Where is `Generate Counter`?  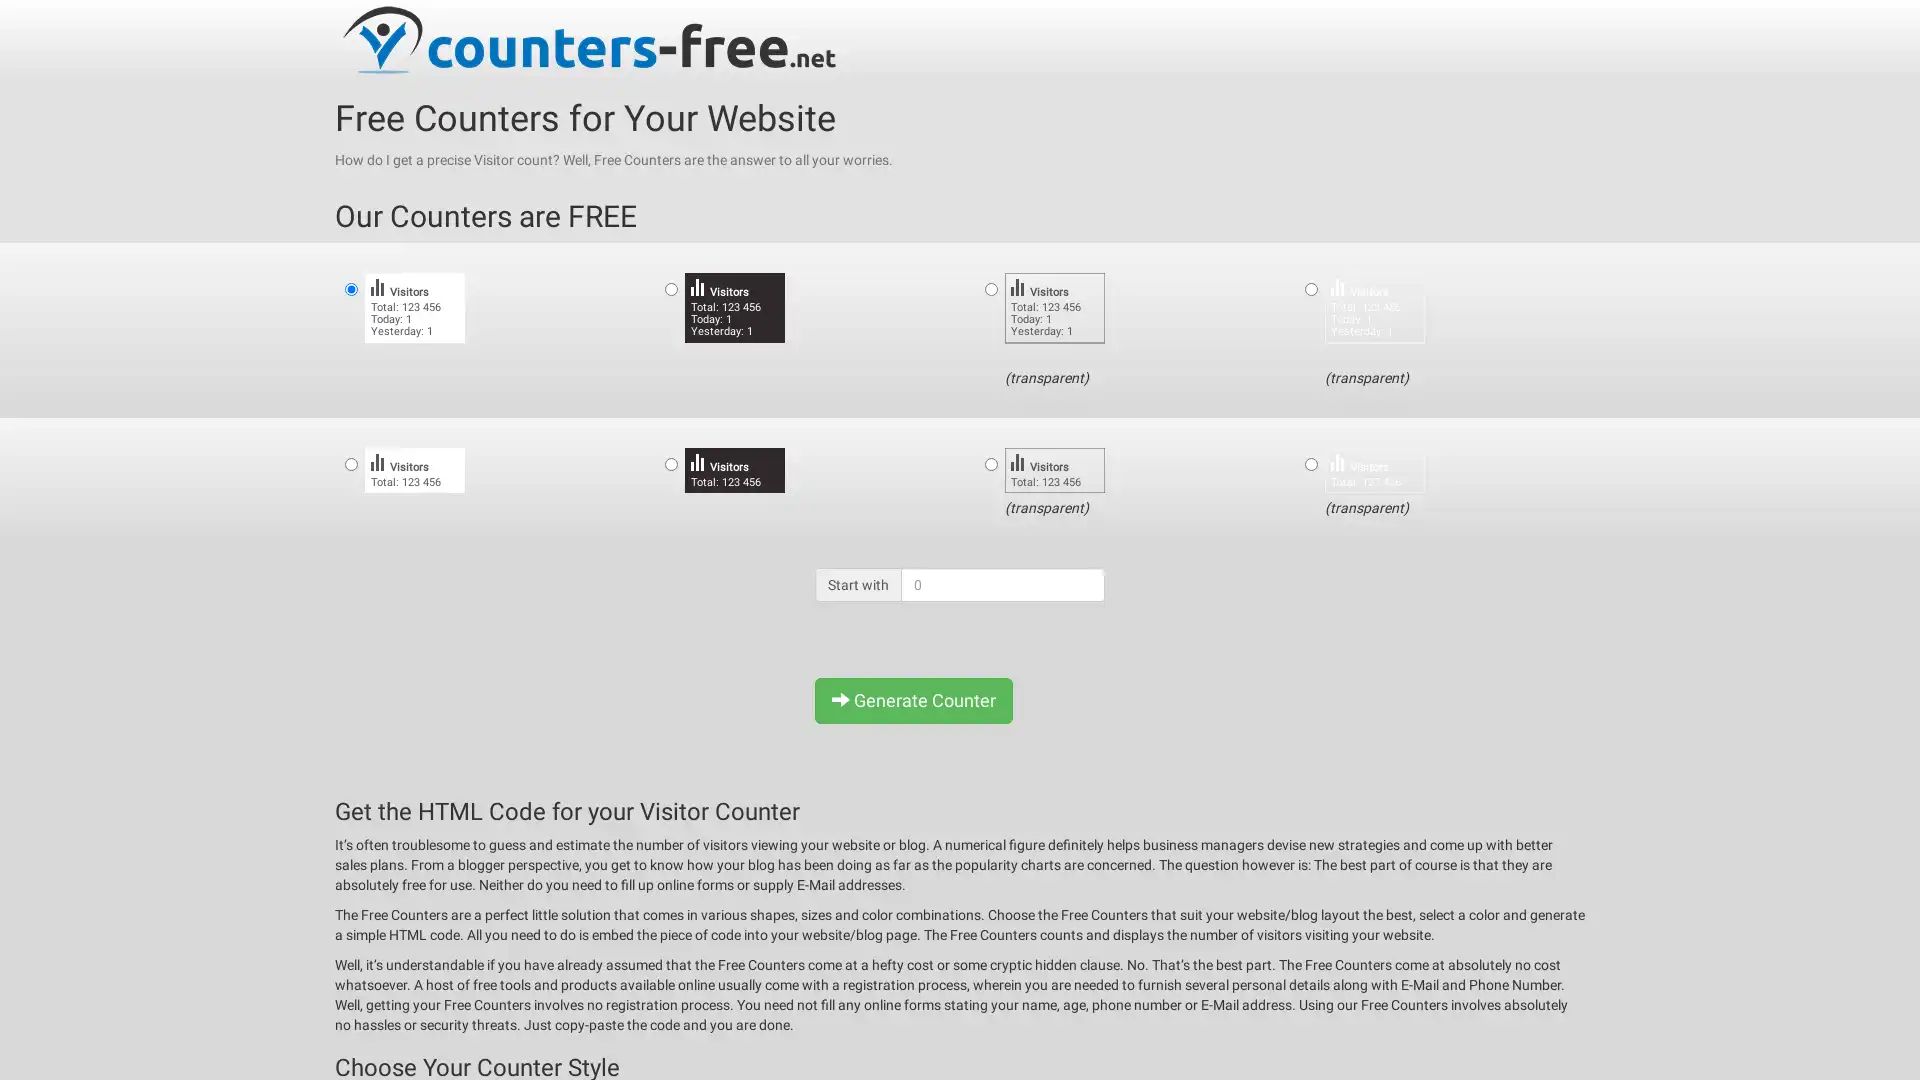 Generate Counter is located at coordinates (912, 698).